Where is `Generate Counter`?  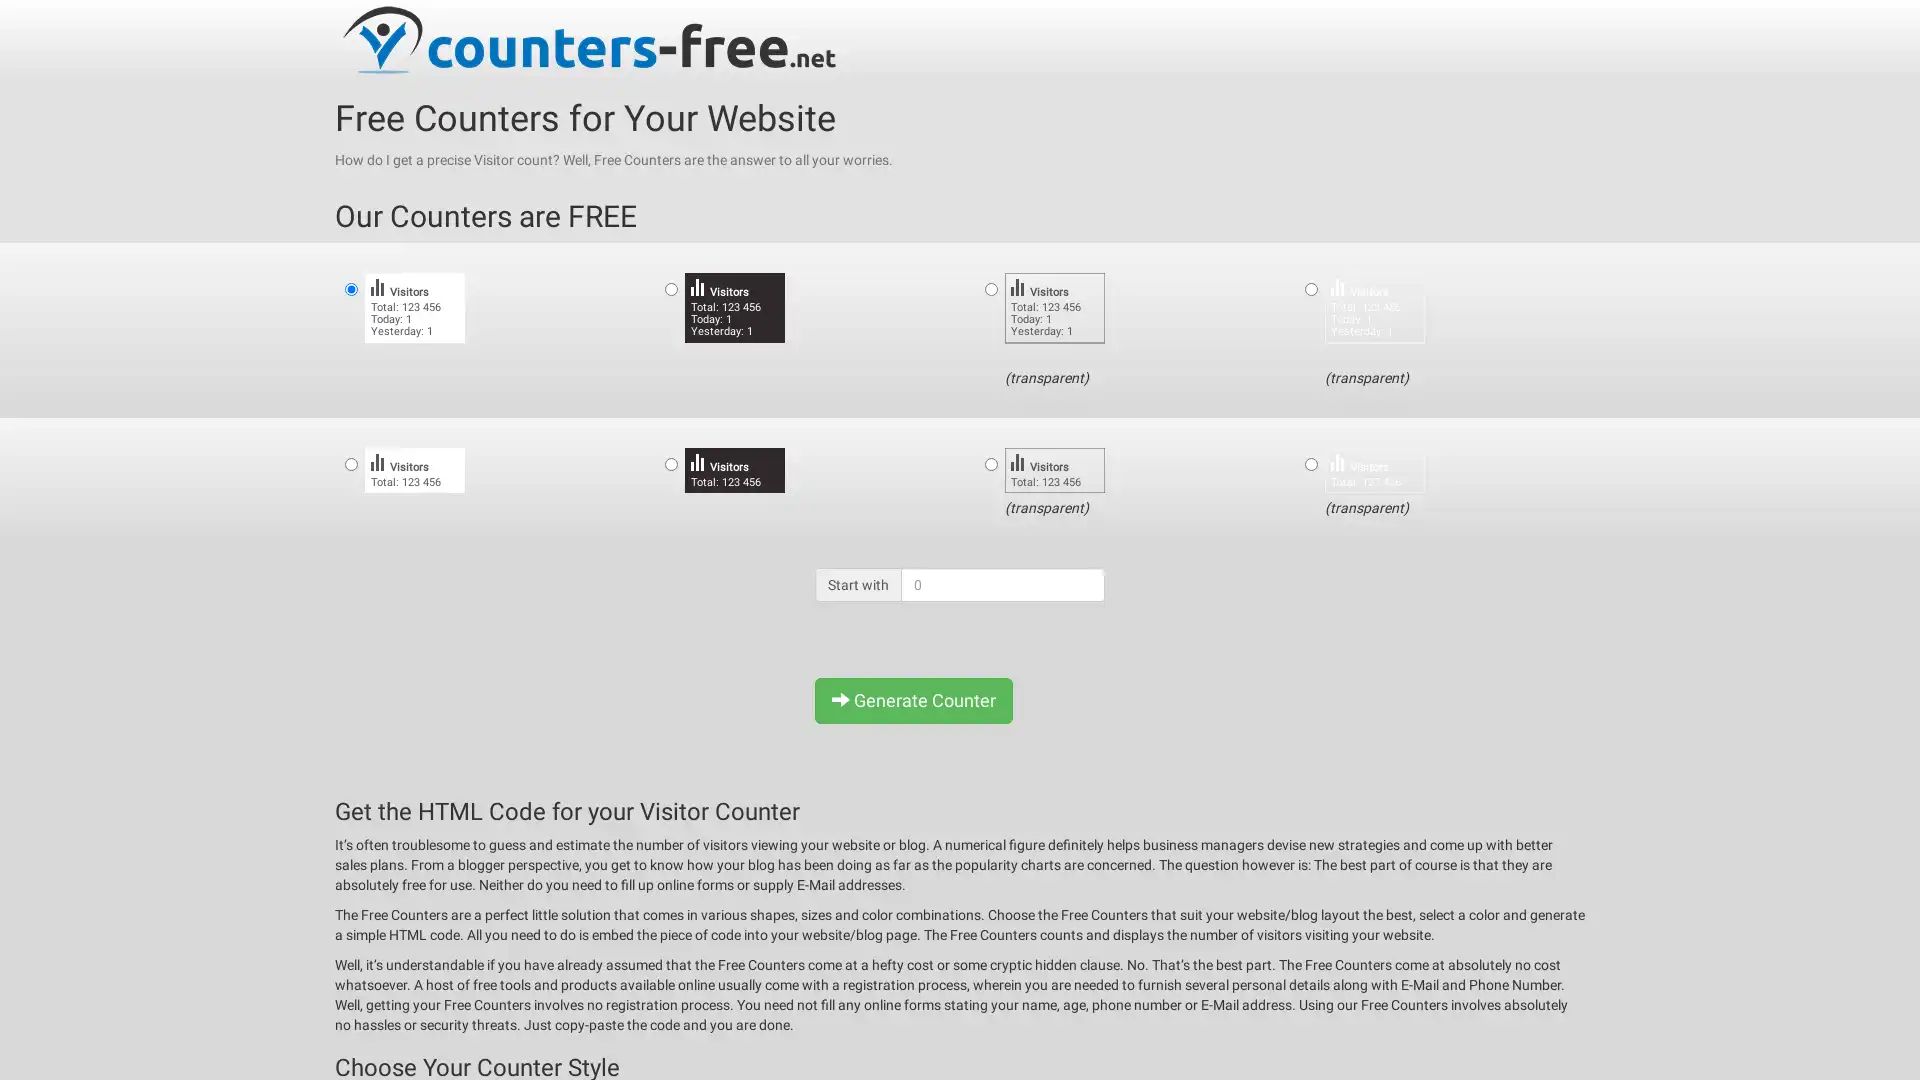 Generate Counter is located at coordinates (912, 698).